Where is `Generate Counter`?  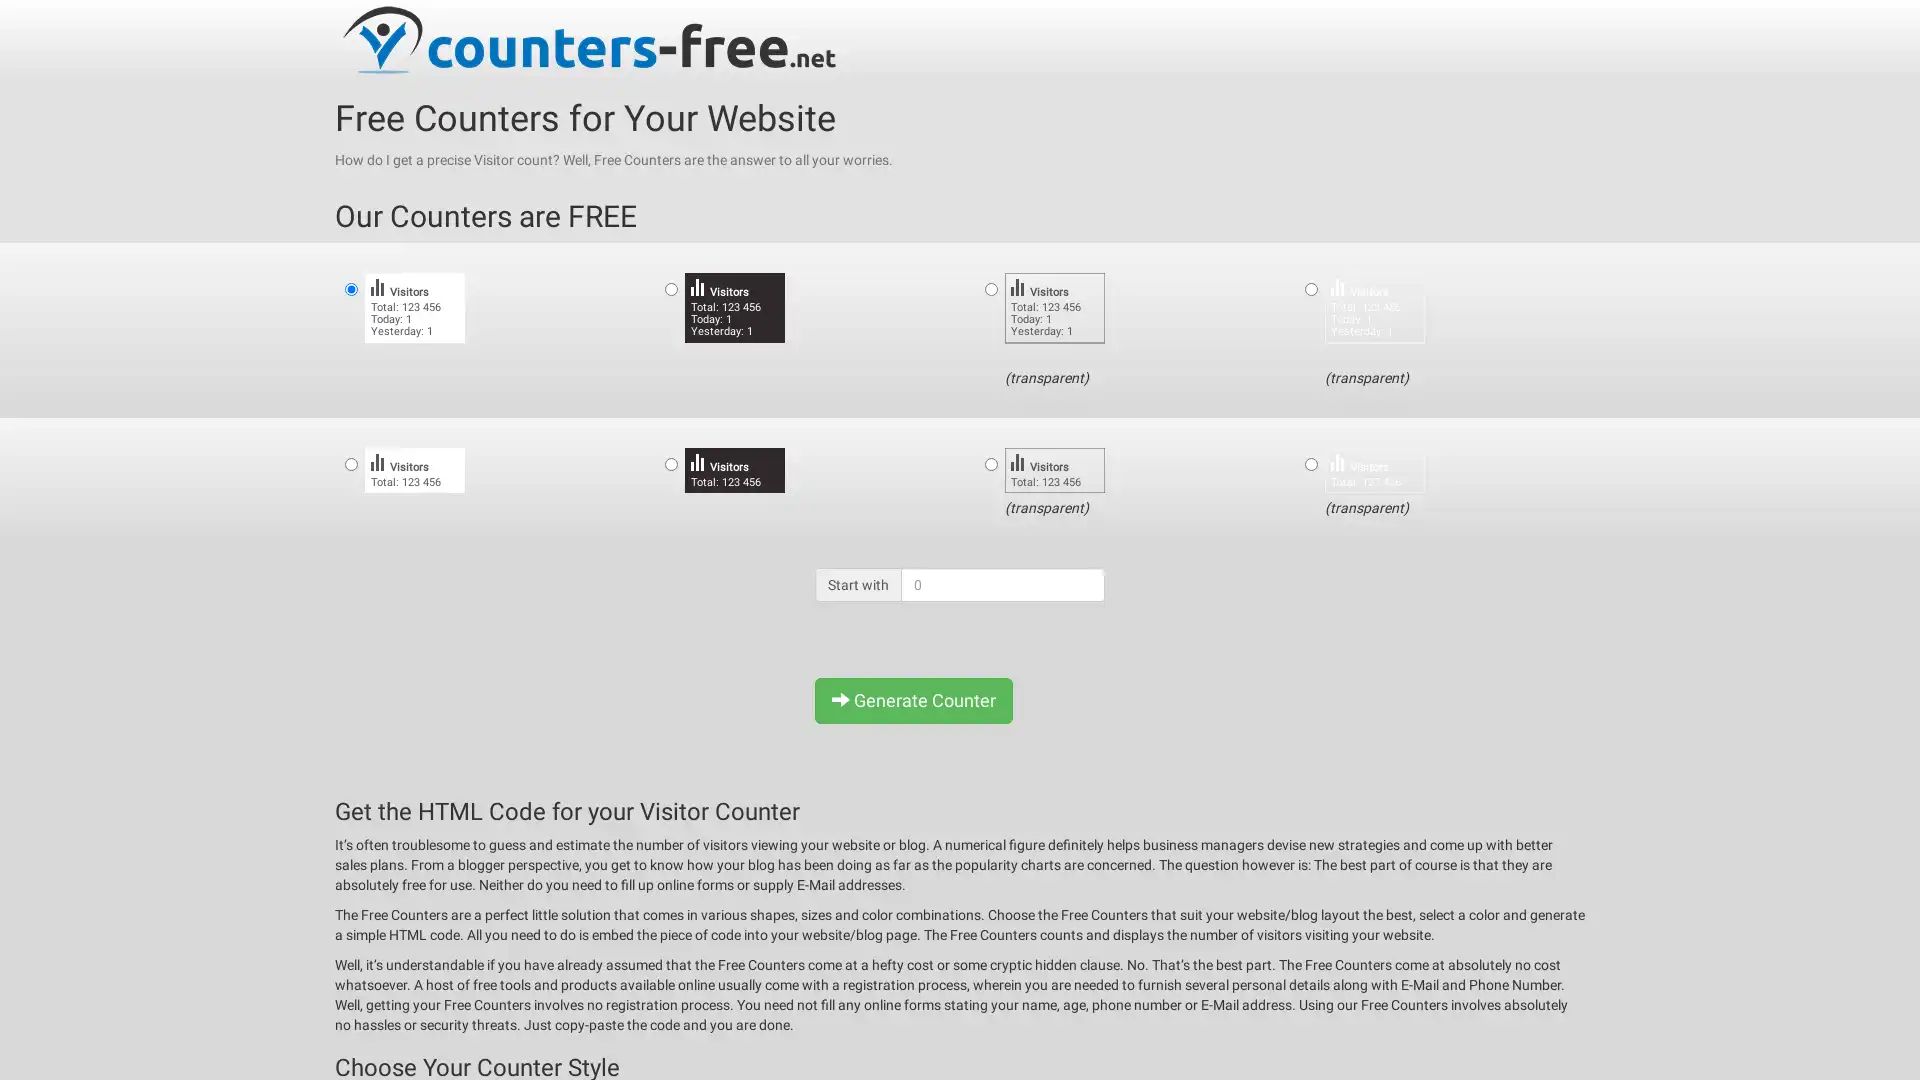 Generate Counter is located at coordinates (912, 698).